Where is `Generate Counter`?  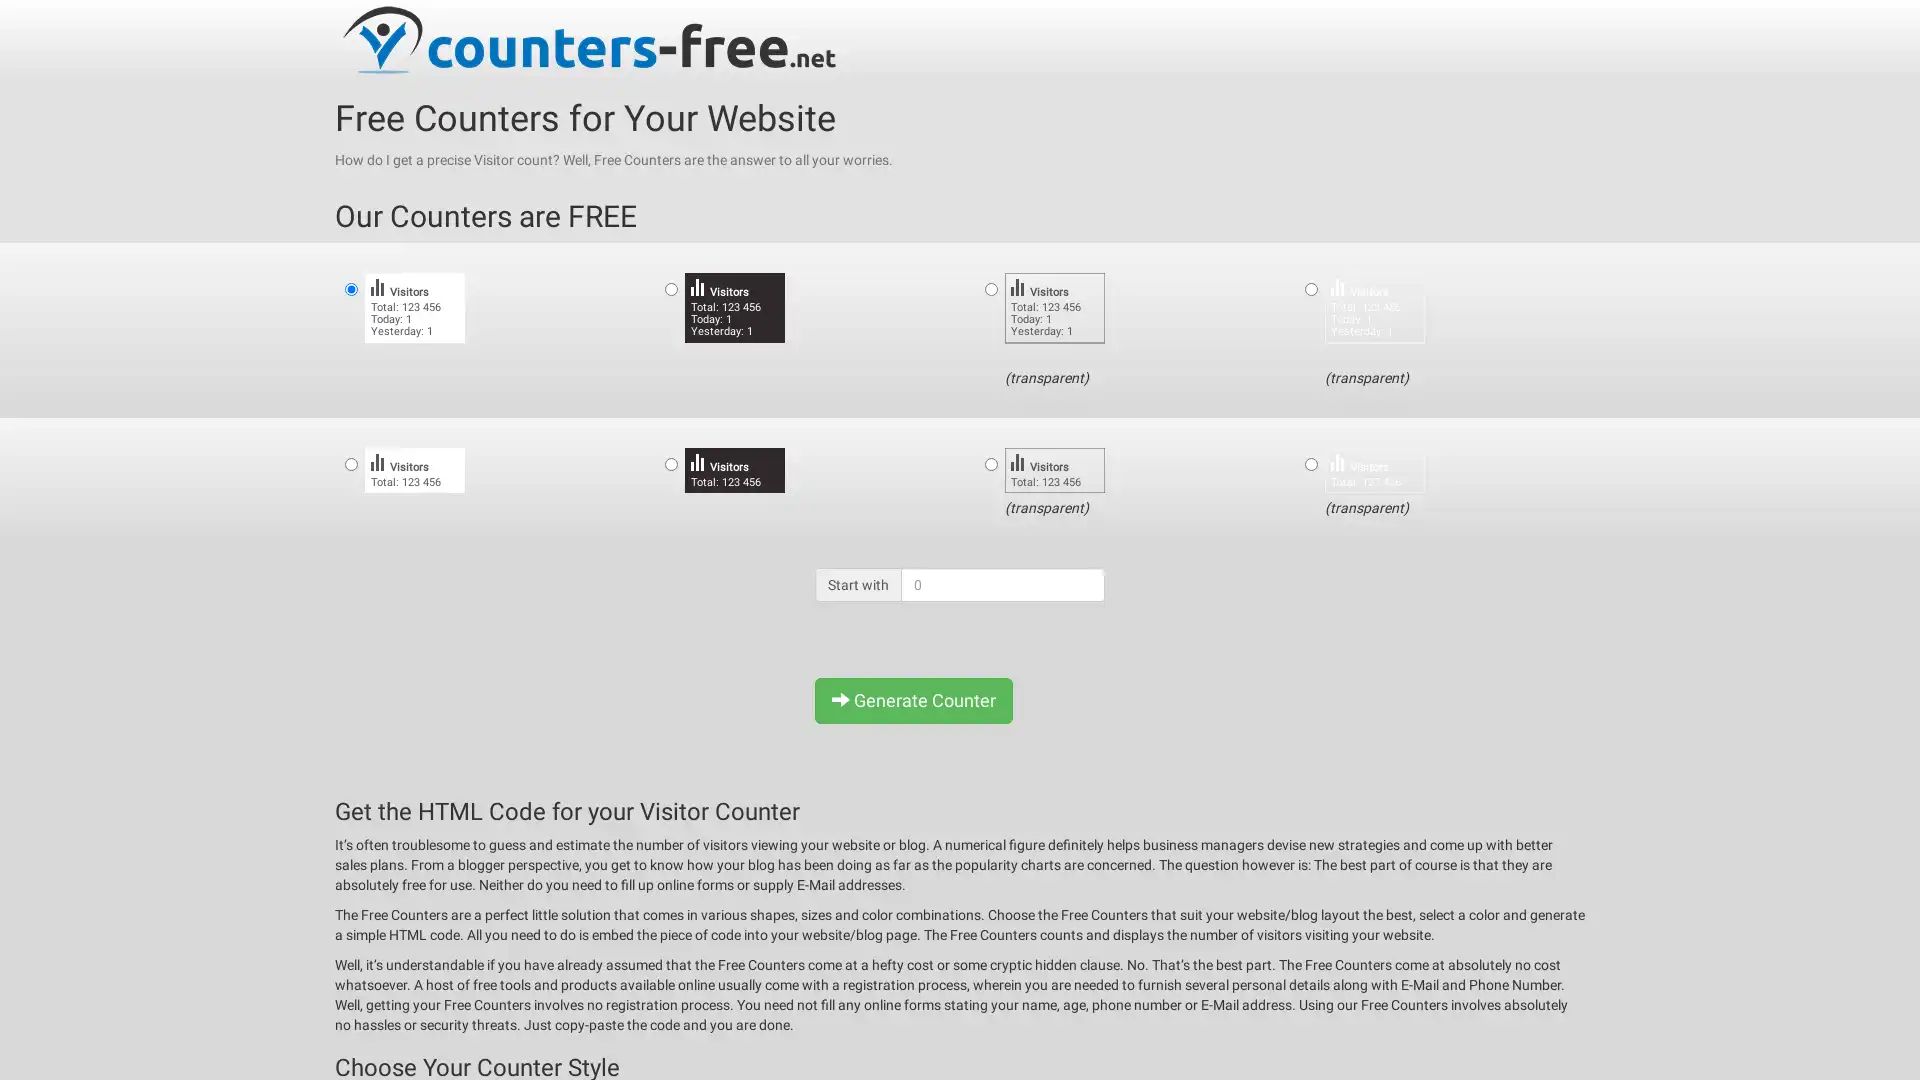 Generate Counter is located at coordinates (912, 698).